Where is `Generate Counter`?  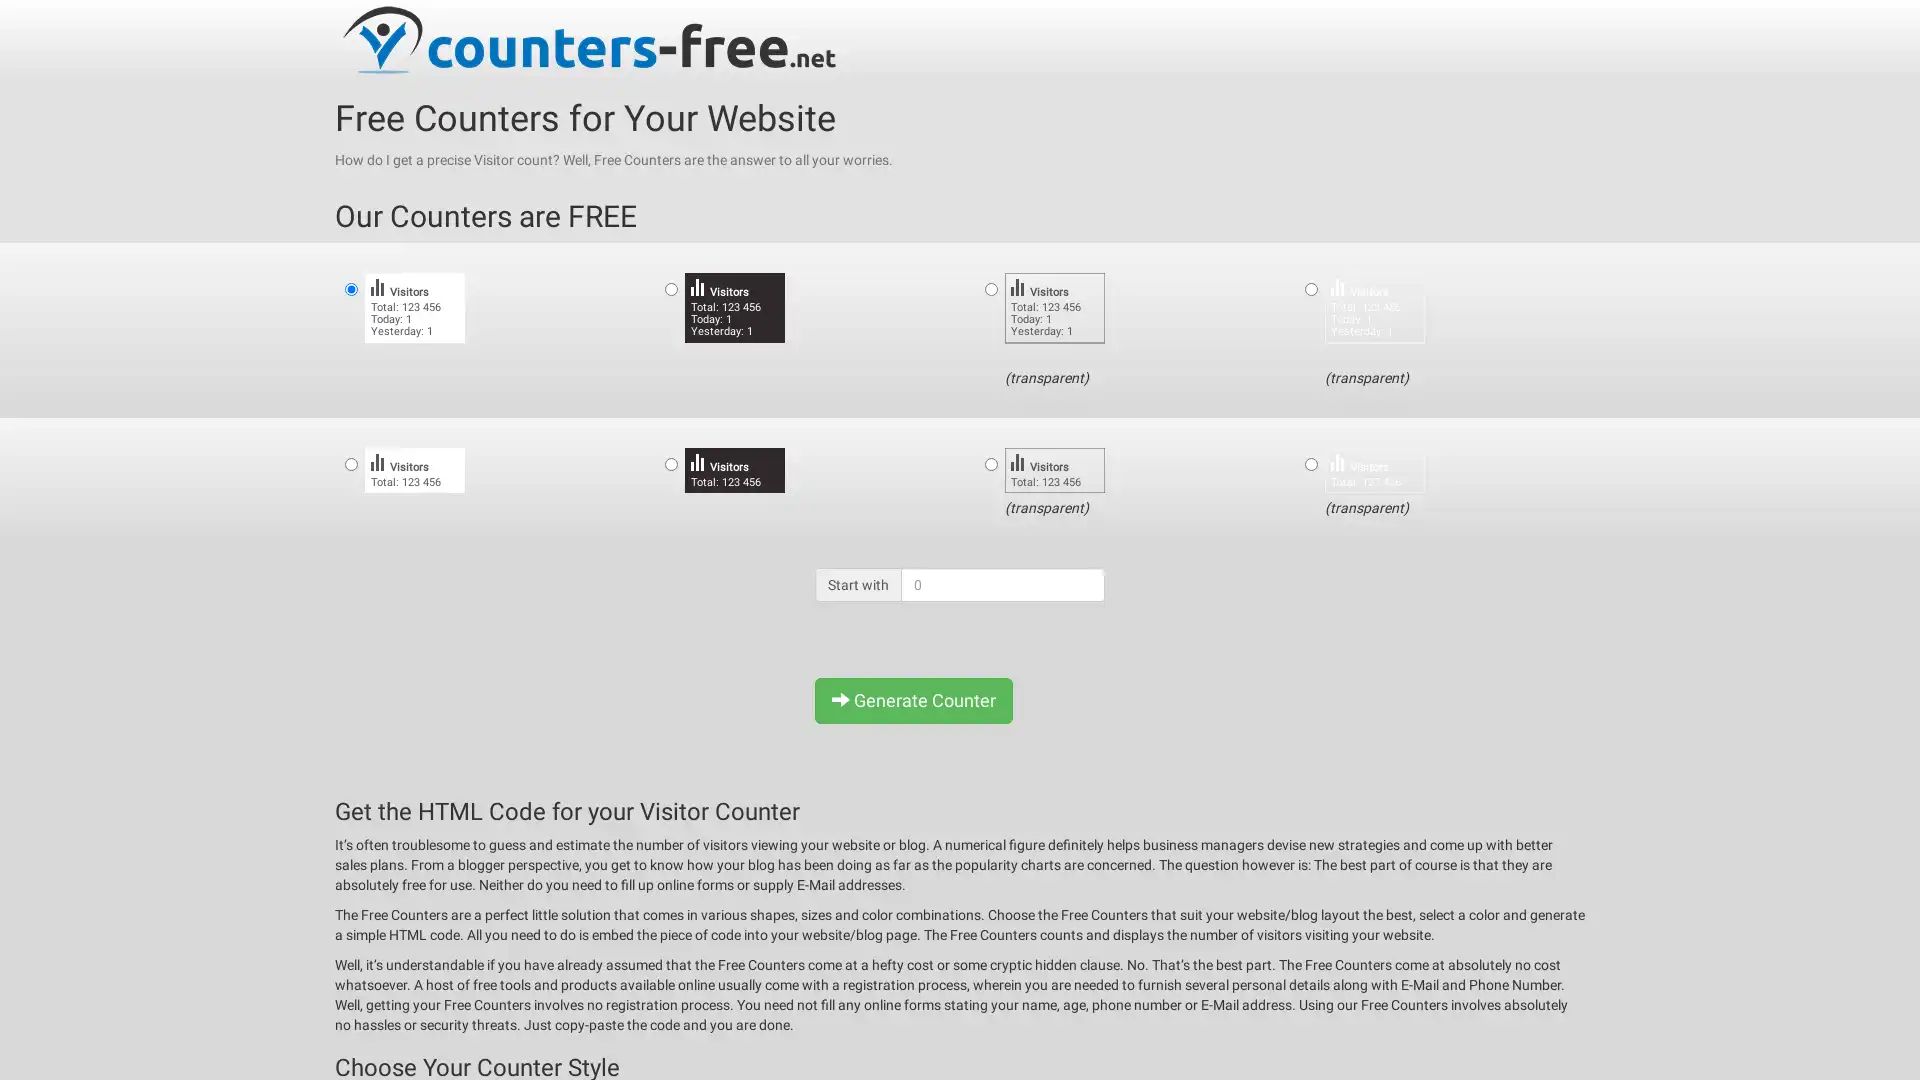 Generate Counter is located at coordinates (912, 698).